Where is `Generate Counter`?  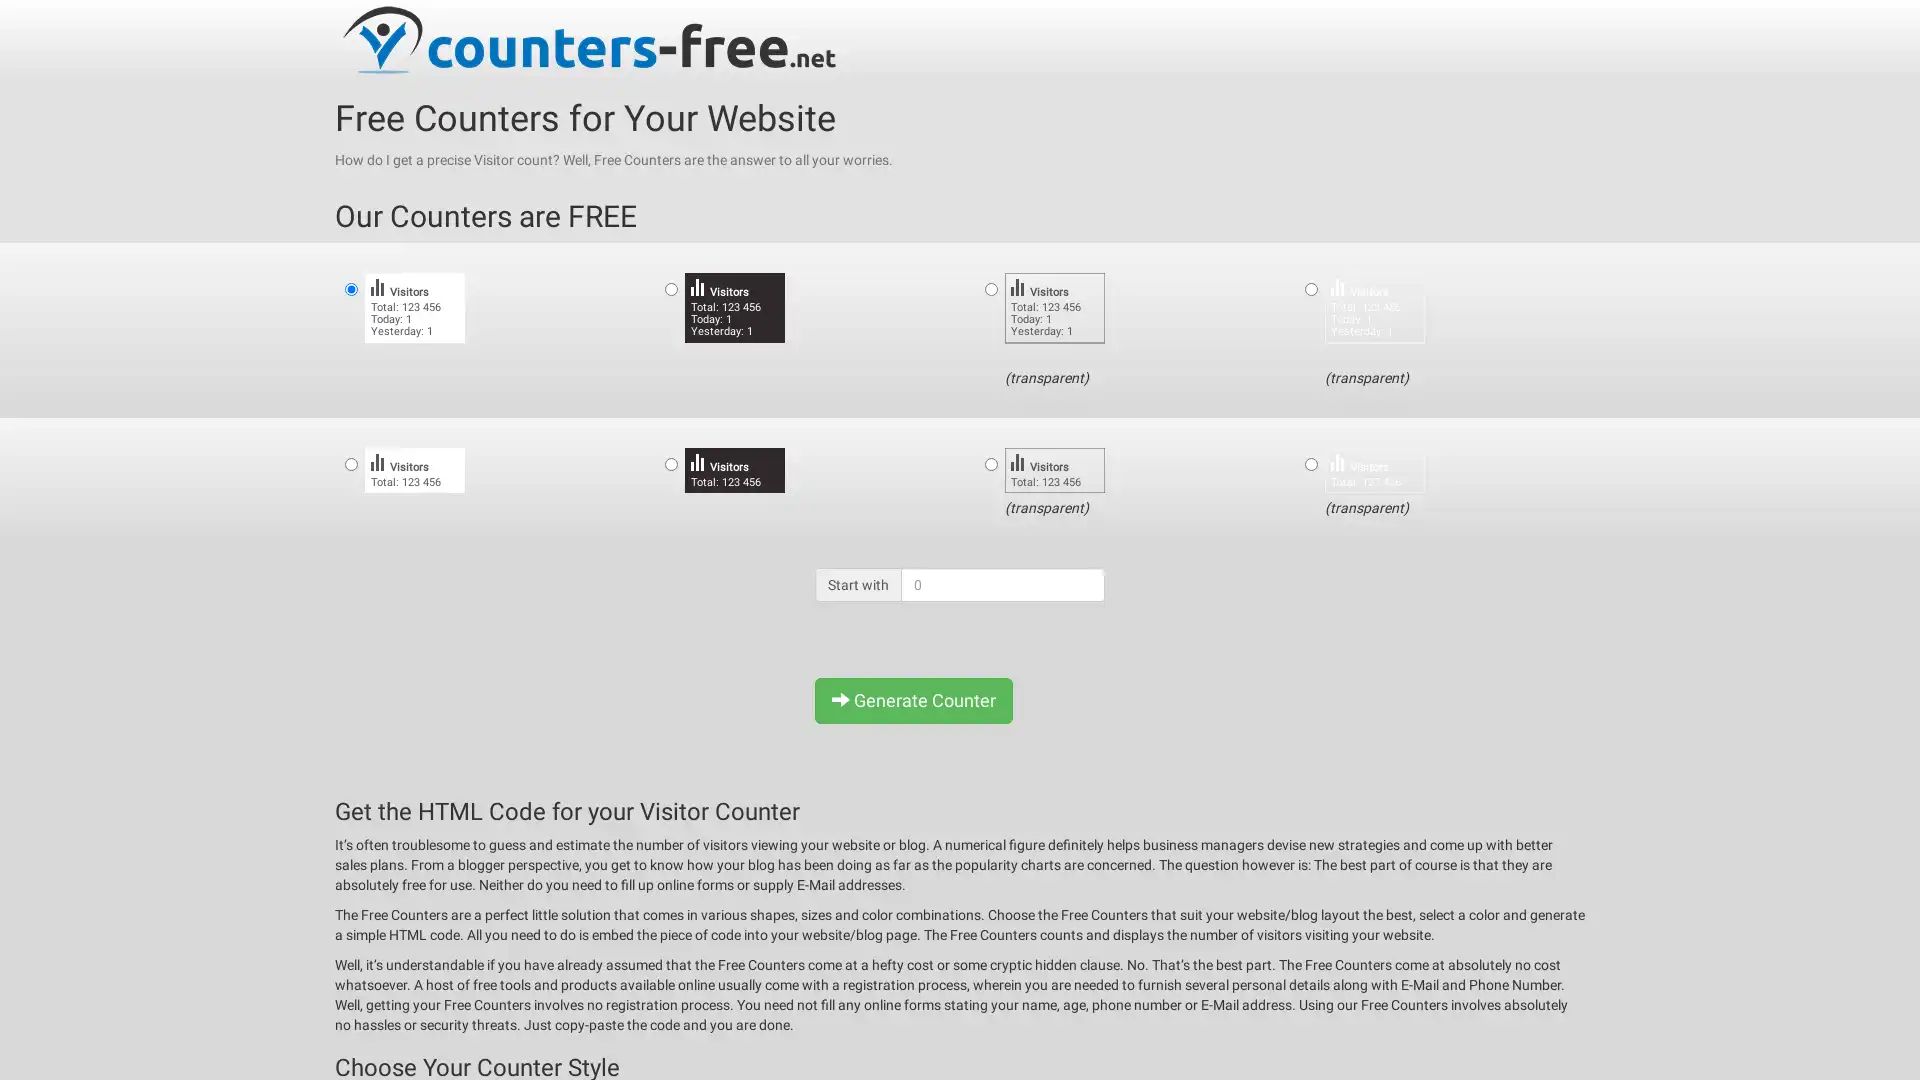 Generate Counter is located at coordinates (912, 698).